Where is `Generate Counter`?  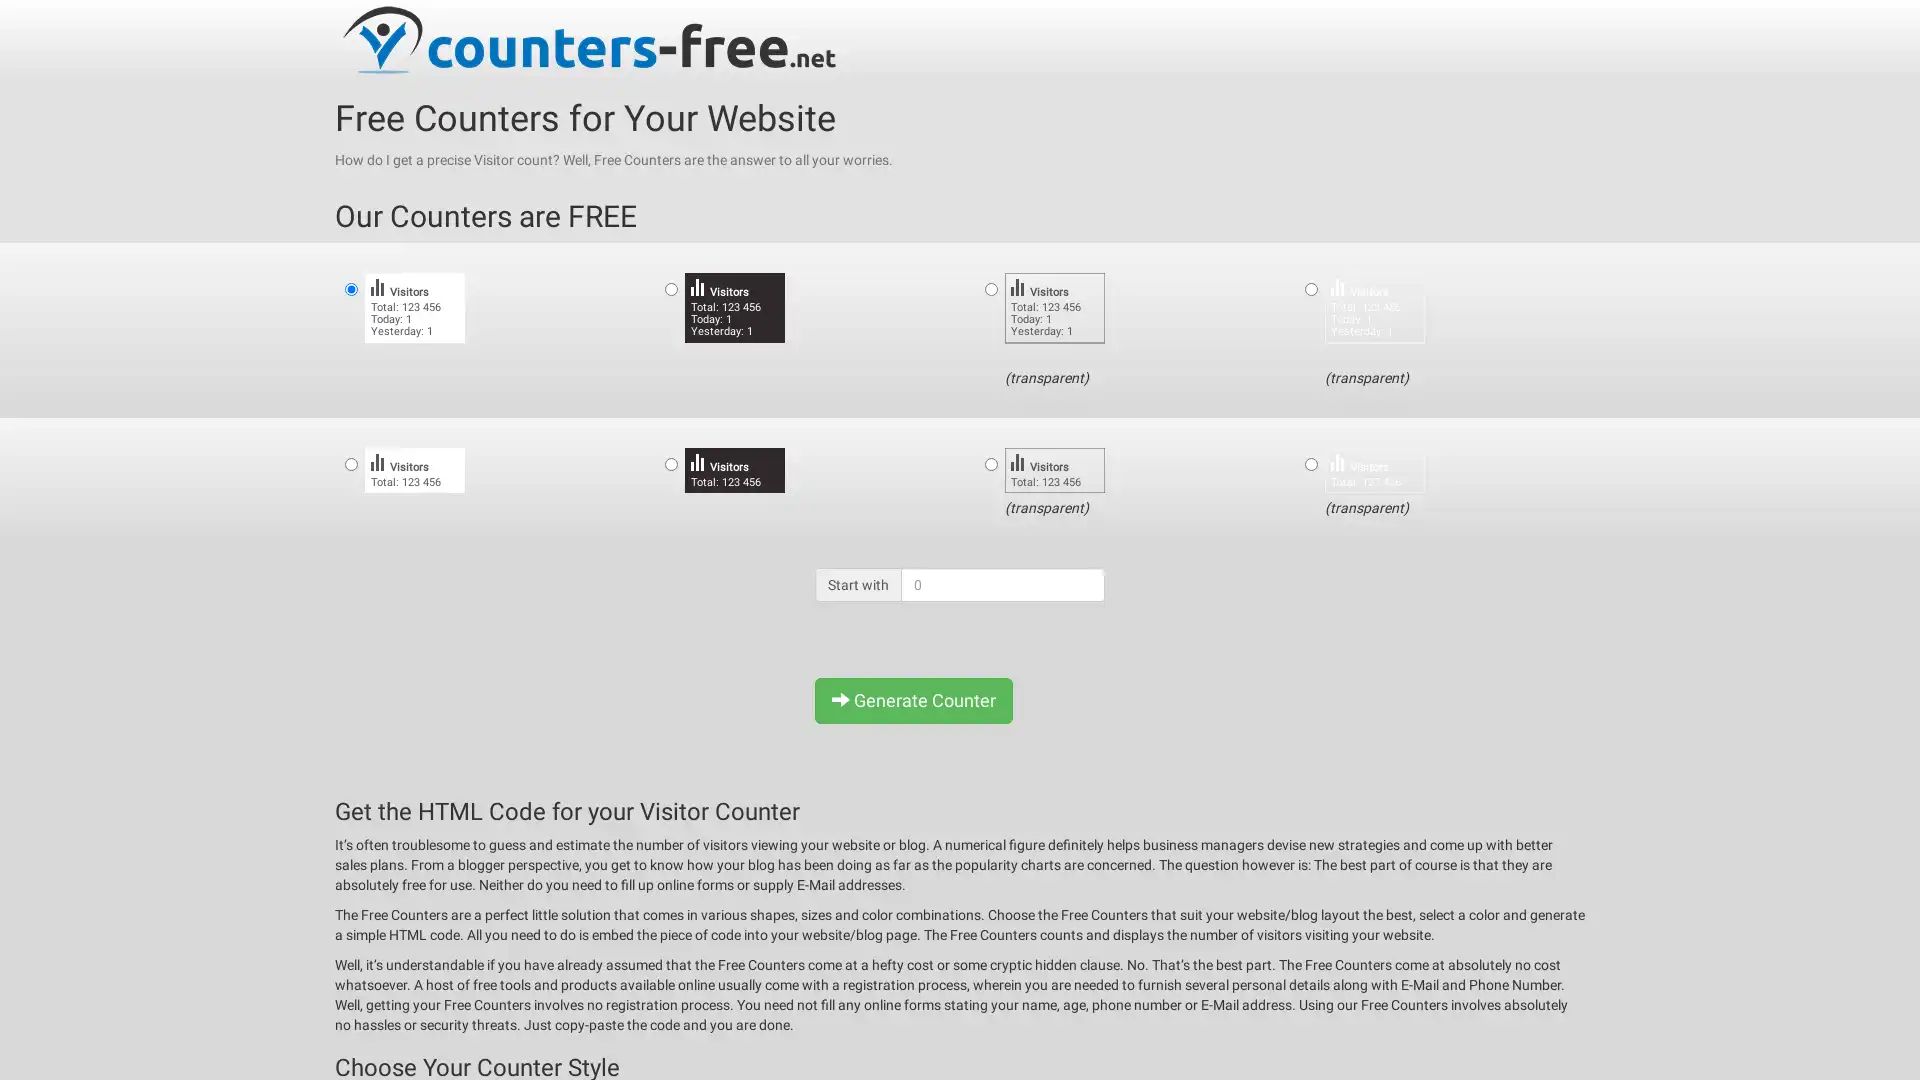 Generate Counter is located at coordinates (912, 698).